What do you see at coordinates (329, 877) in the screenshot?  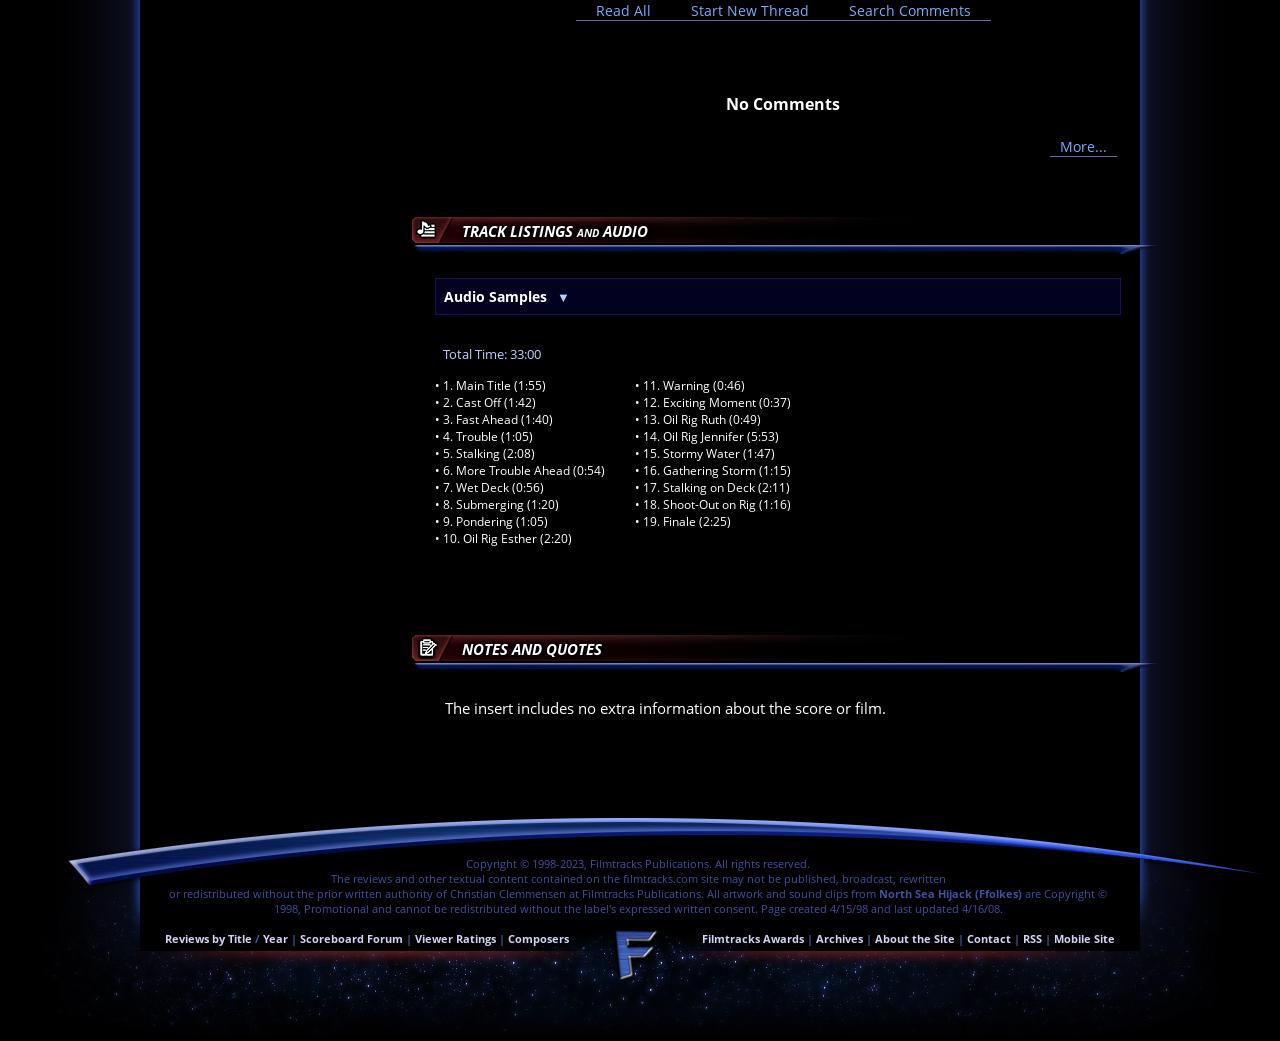 I see `'The reviews and other textual content contained on the filmtracks.com site may not be published, broadcast, rewritten'` at bounding box center [329, 877].